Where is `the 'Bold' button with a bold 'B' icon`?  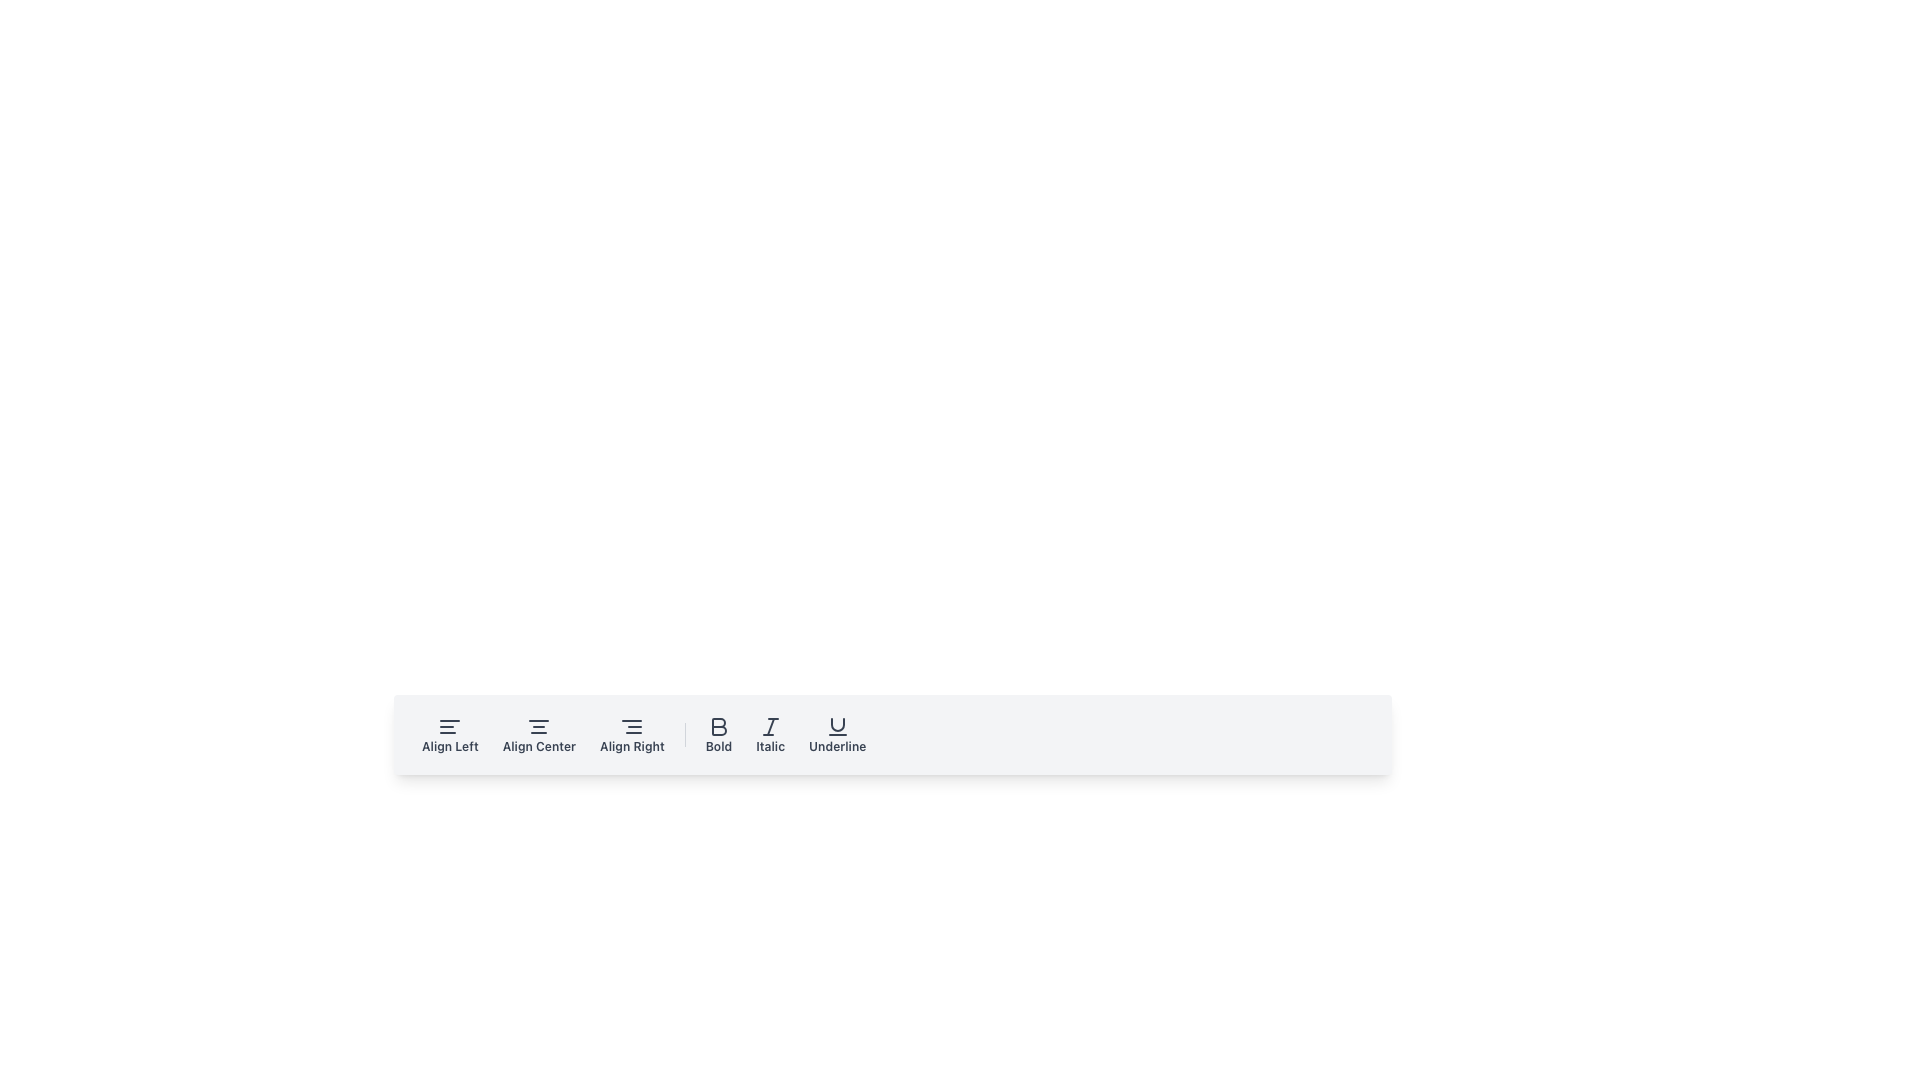
the 'Bold' button with a bold 'B' icon is located at coordinates (718, 735).